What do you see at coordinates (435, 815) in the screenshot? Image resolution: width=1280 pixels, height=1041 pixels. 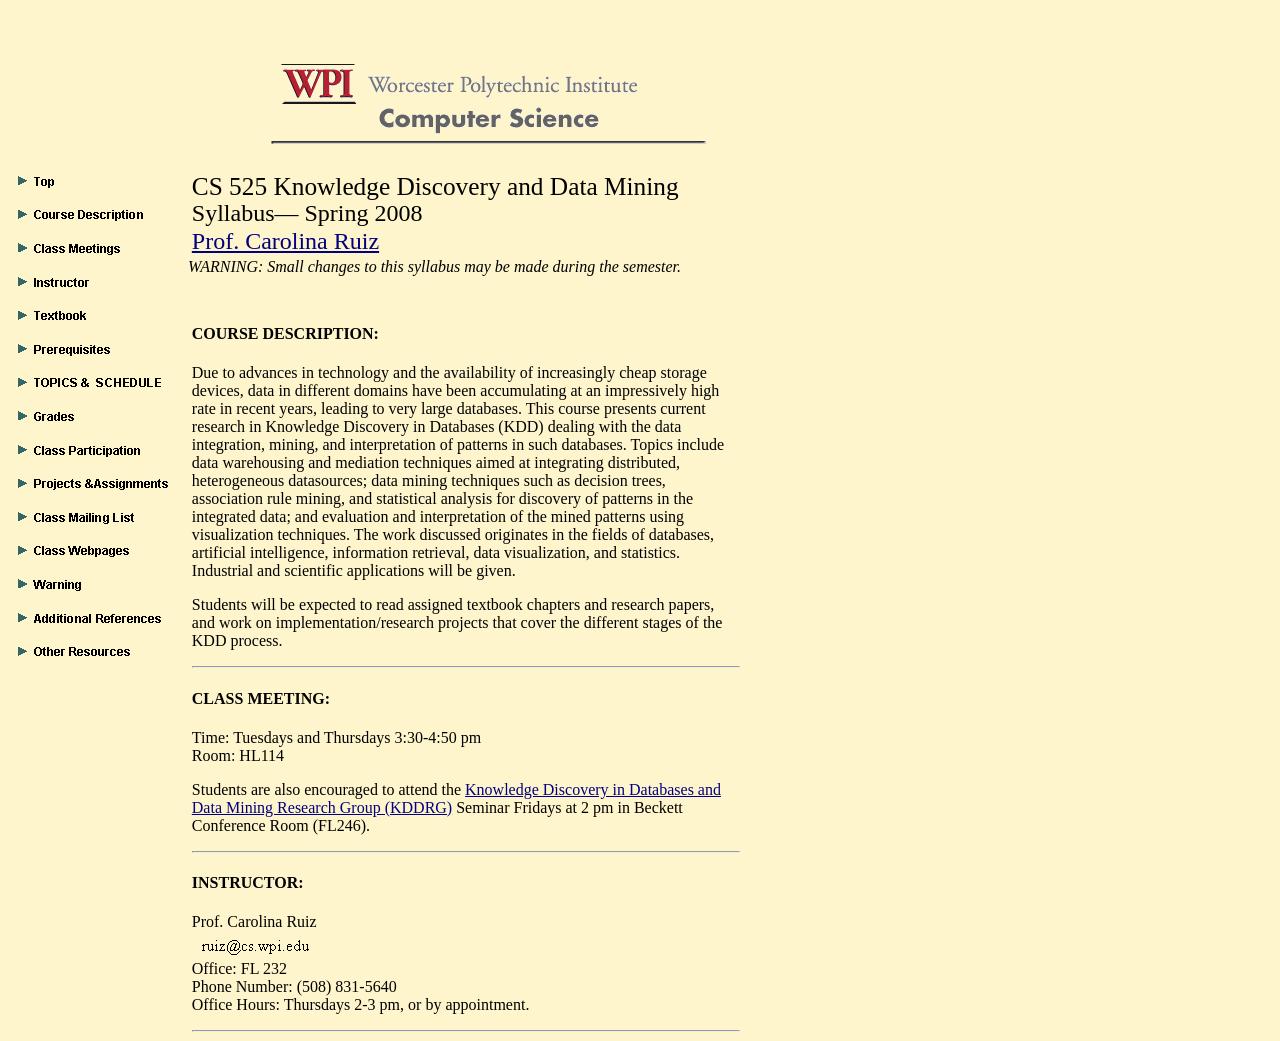 I see `'Seminar Fridays at
2 pm in Beckett Conference Room (FL246).'` at bounding box center [435, 815].